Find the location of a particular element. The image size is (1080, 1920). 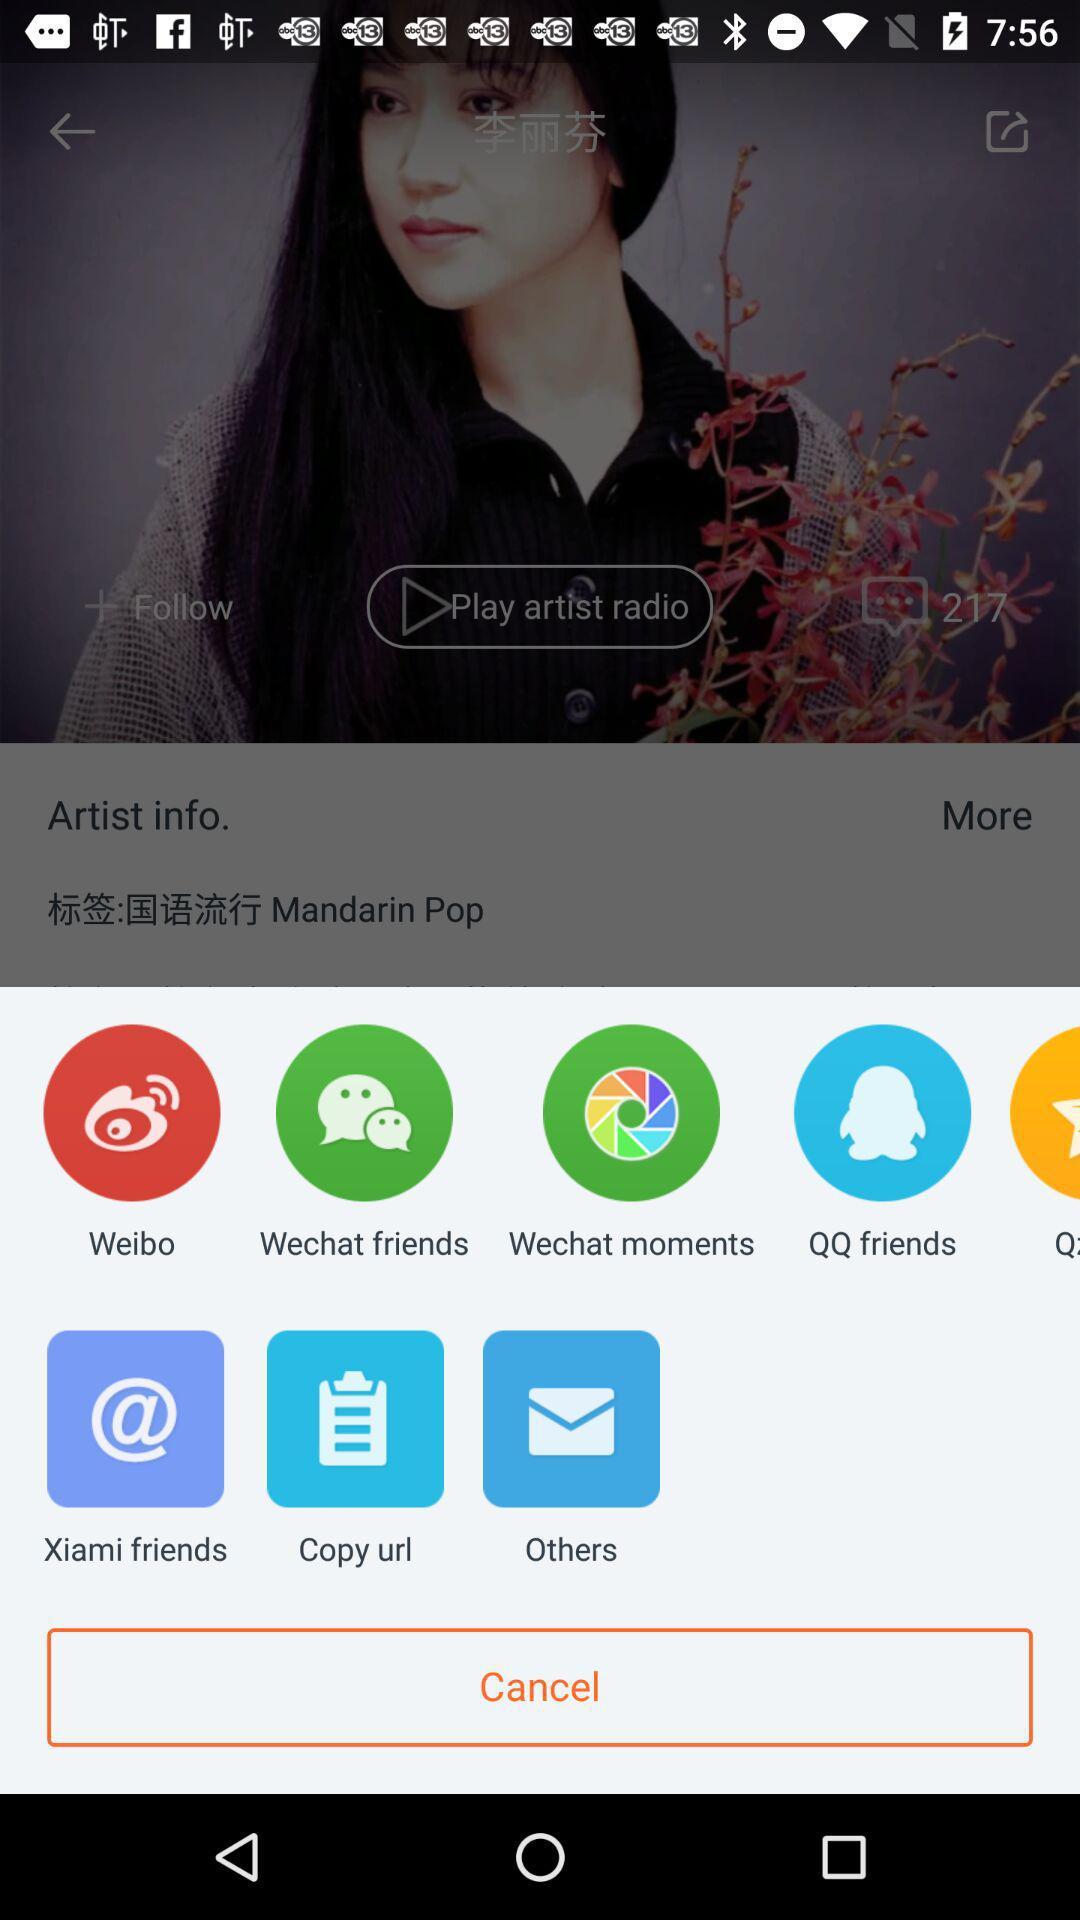

the weibo app is located at coordinates (131, 1144).